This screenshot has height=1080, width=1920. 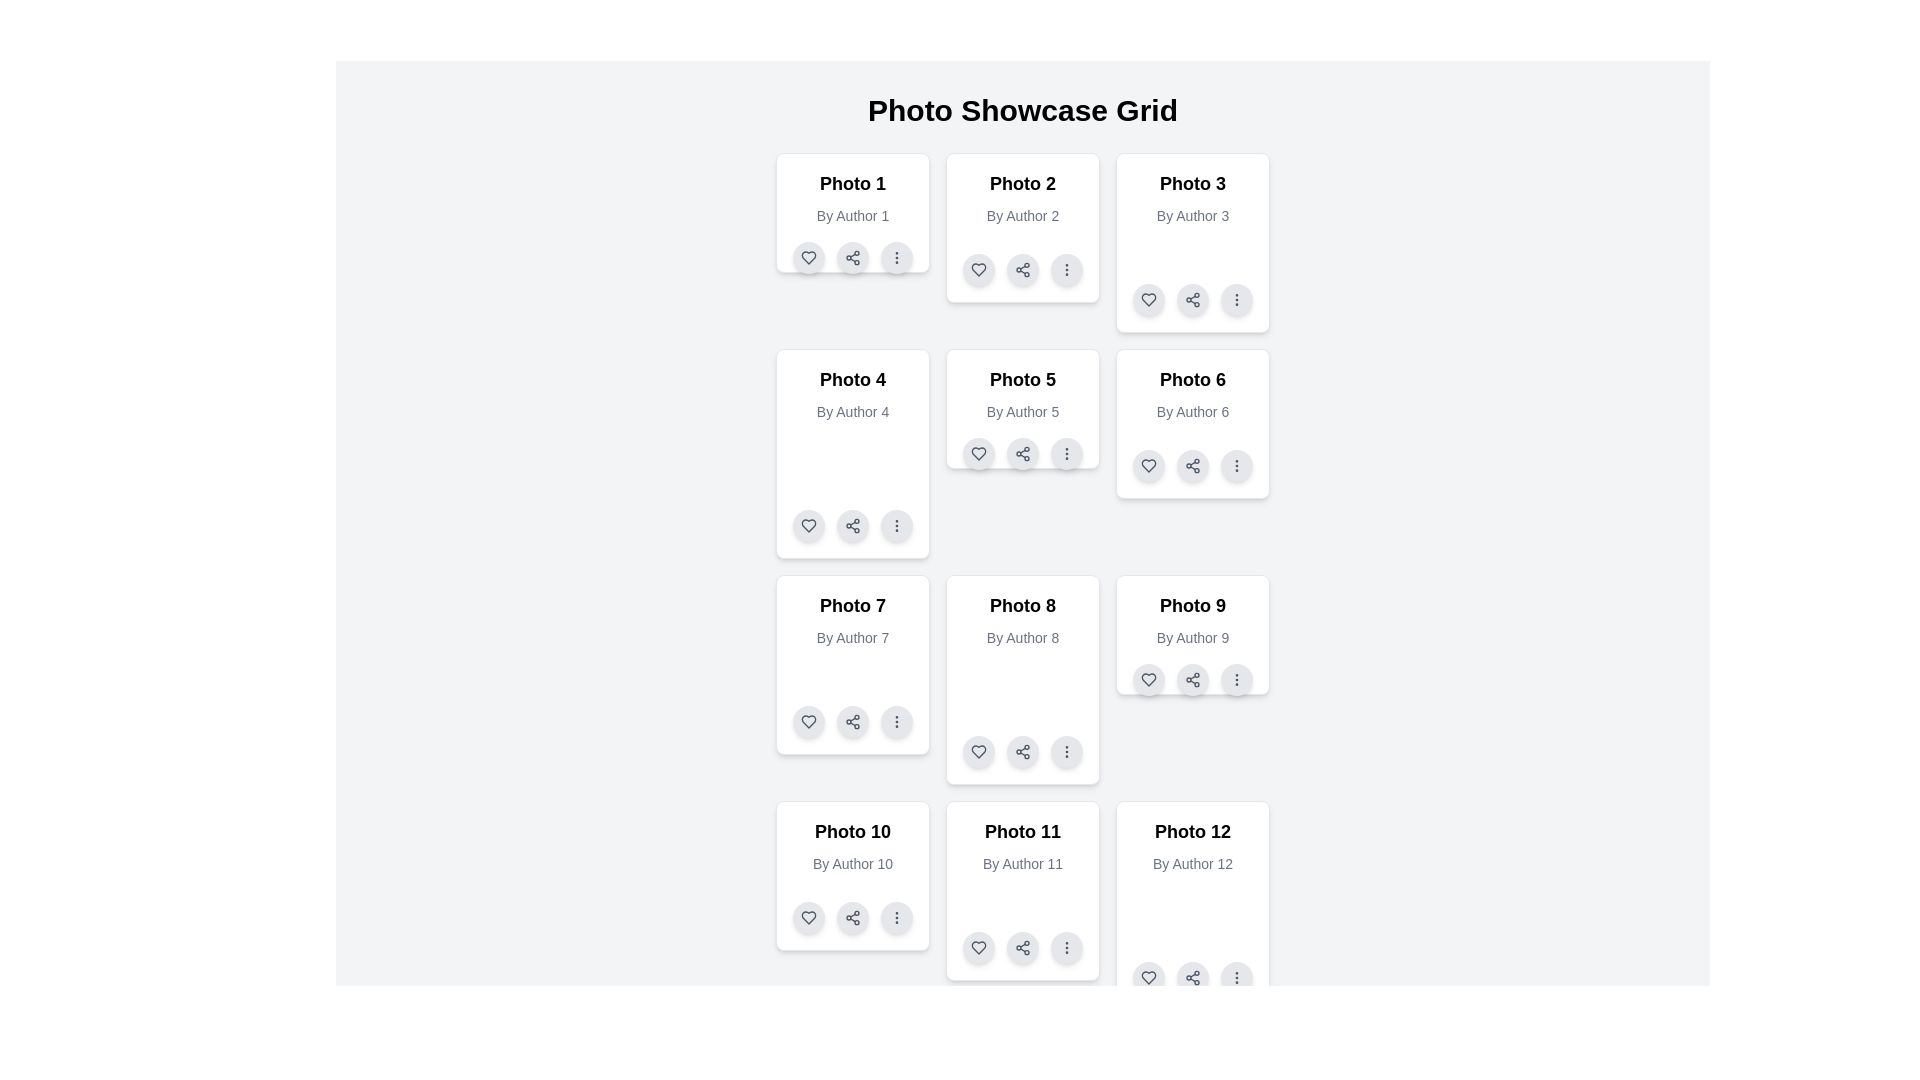 I want to click on the 'share' button located in the control panel of the 'Photo 6' card, positioned between the heart-shaped button and the ellipsis button, so click(x=1193, y=466).